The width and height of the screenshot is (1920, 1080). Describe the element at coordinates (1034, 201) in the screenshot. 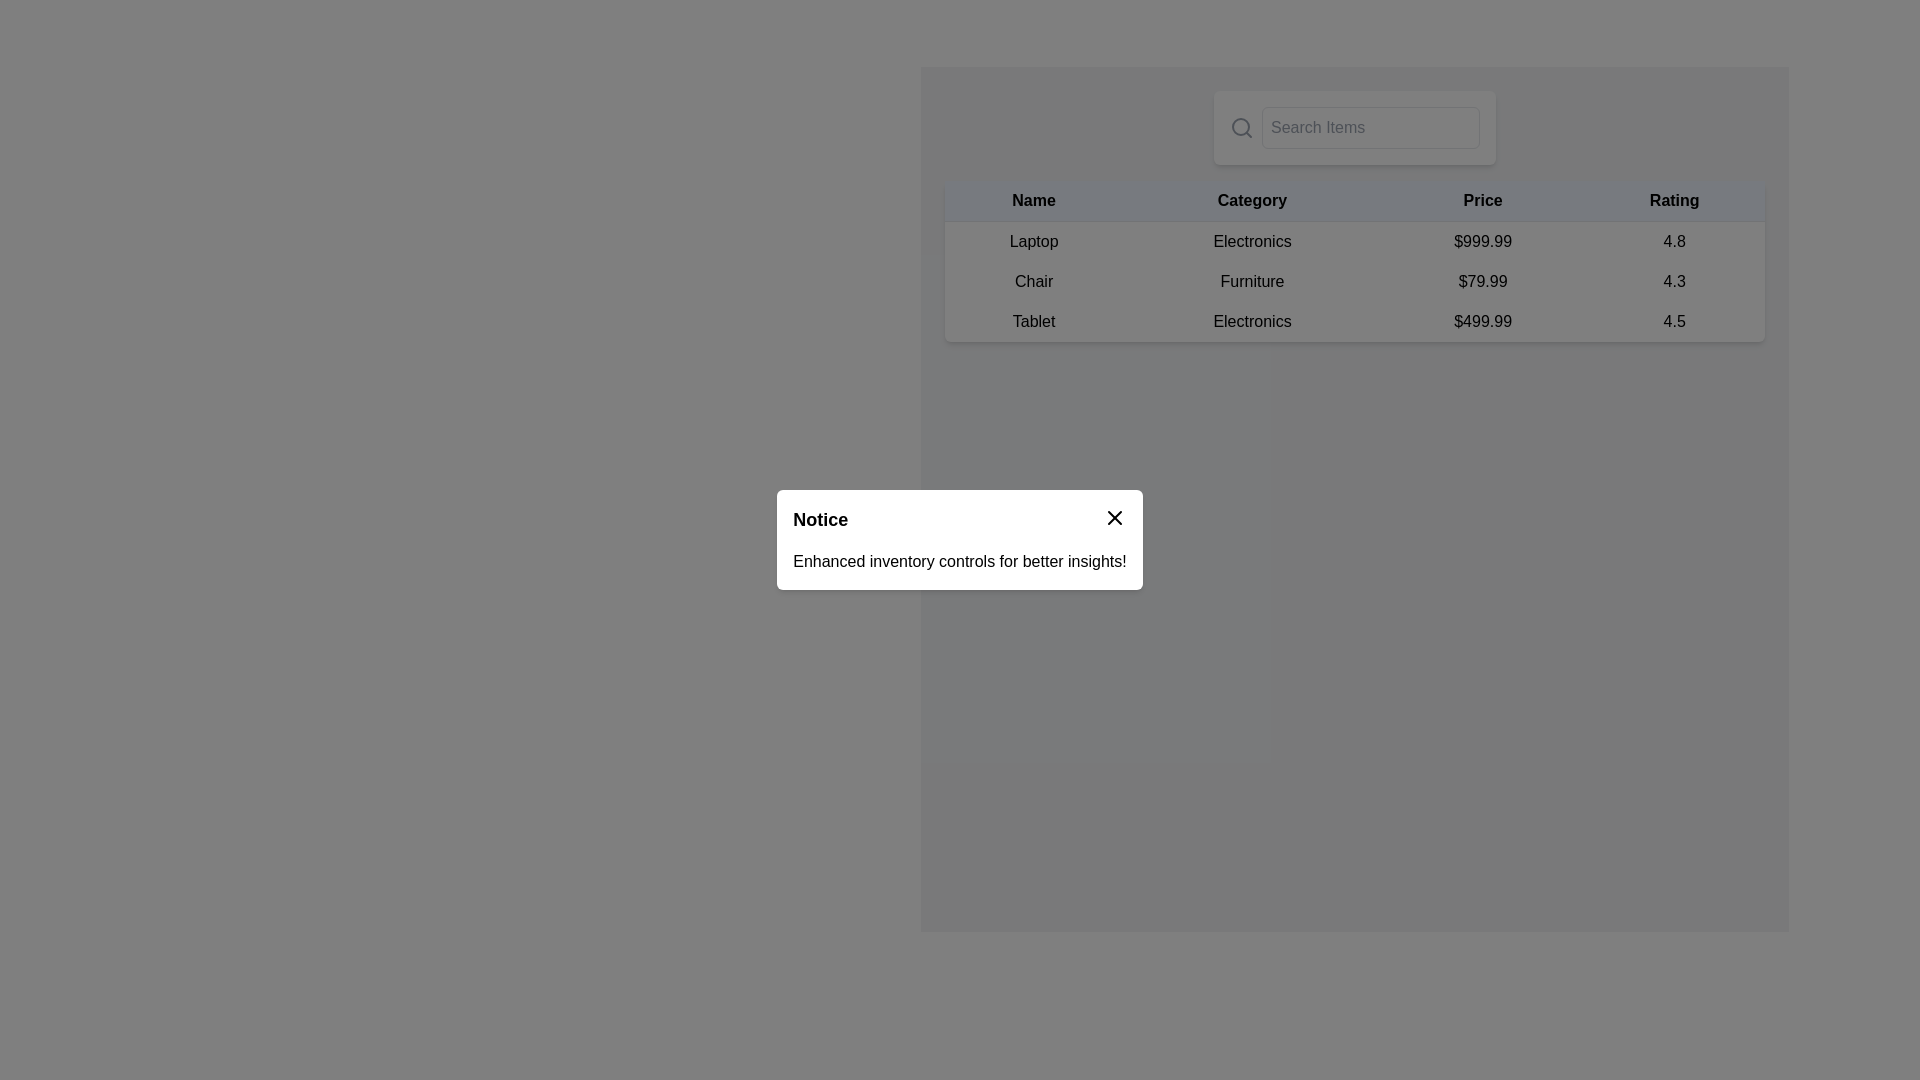

I see `column label from the leftmost header in the table, which indicates names or labels for the listed items` at that location.